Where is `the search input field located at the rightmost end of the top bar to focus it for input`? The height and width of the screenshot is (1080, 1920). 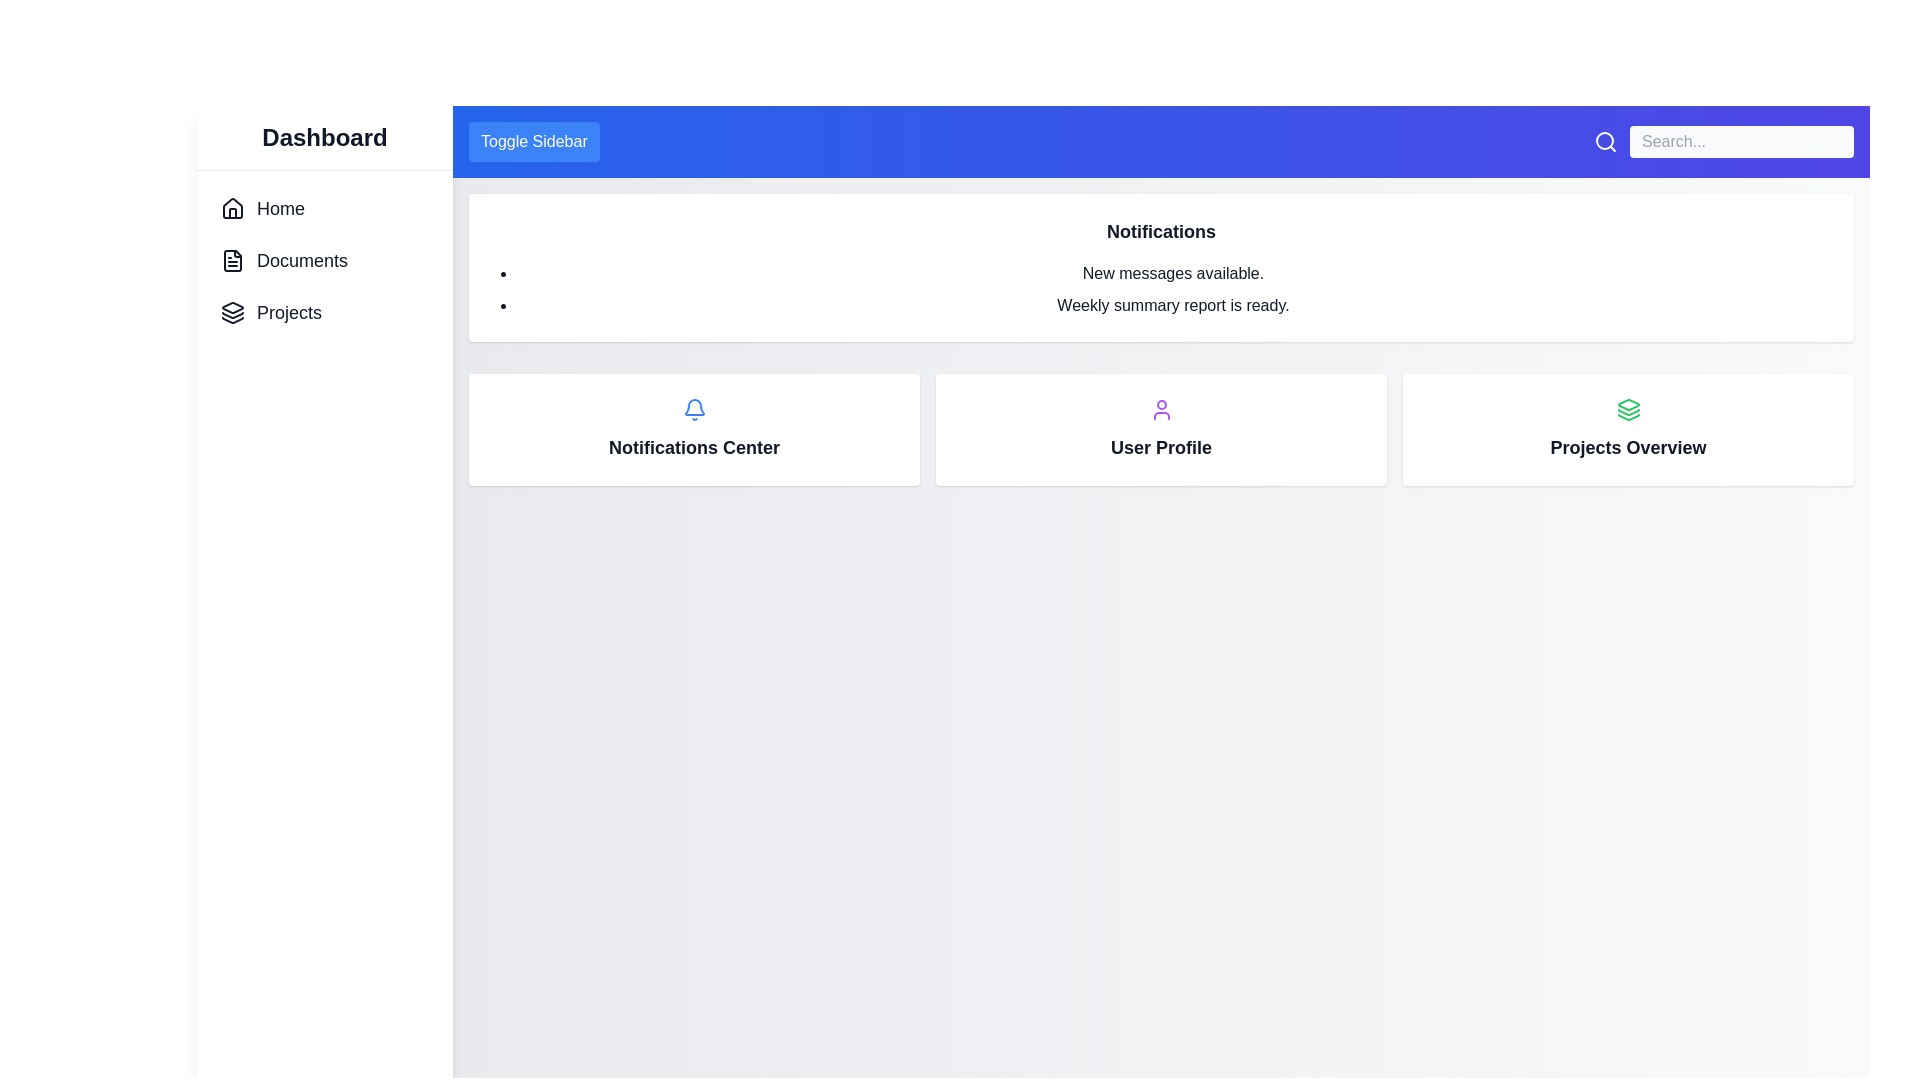 the search input field located at the rightmost end of the top bar to focus it for input is located at coordinates (1722, 141).